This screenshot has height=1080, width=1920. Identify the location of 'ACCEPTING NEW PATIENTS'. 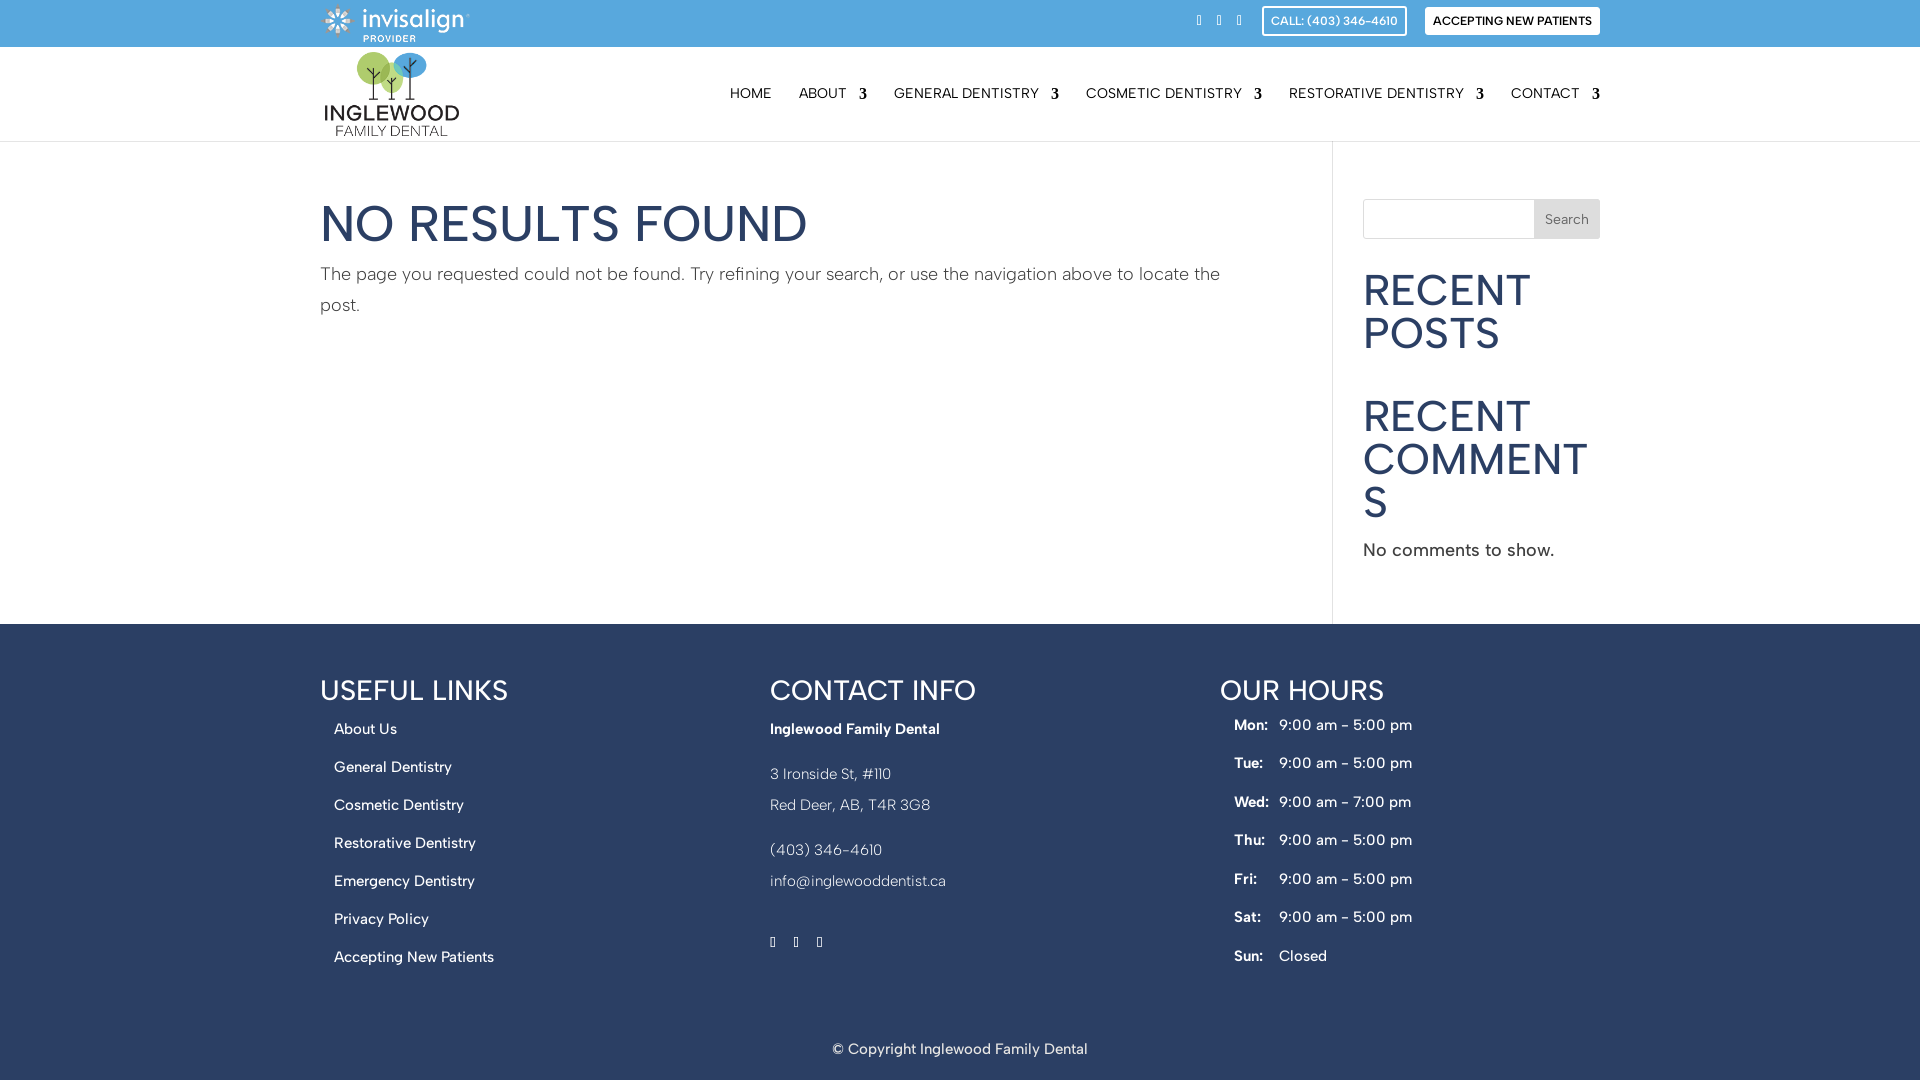
(1512, 20).